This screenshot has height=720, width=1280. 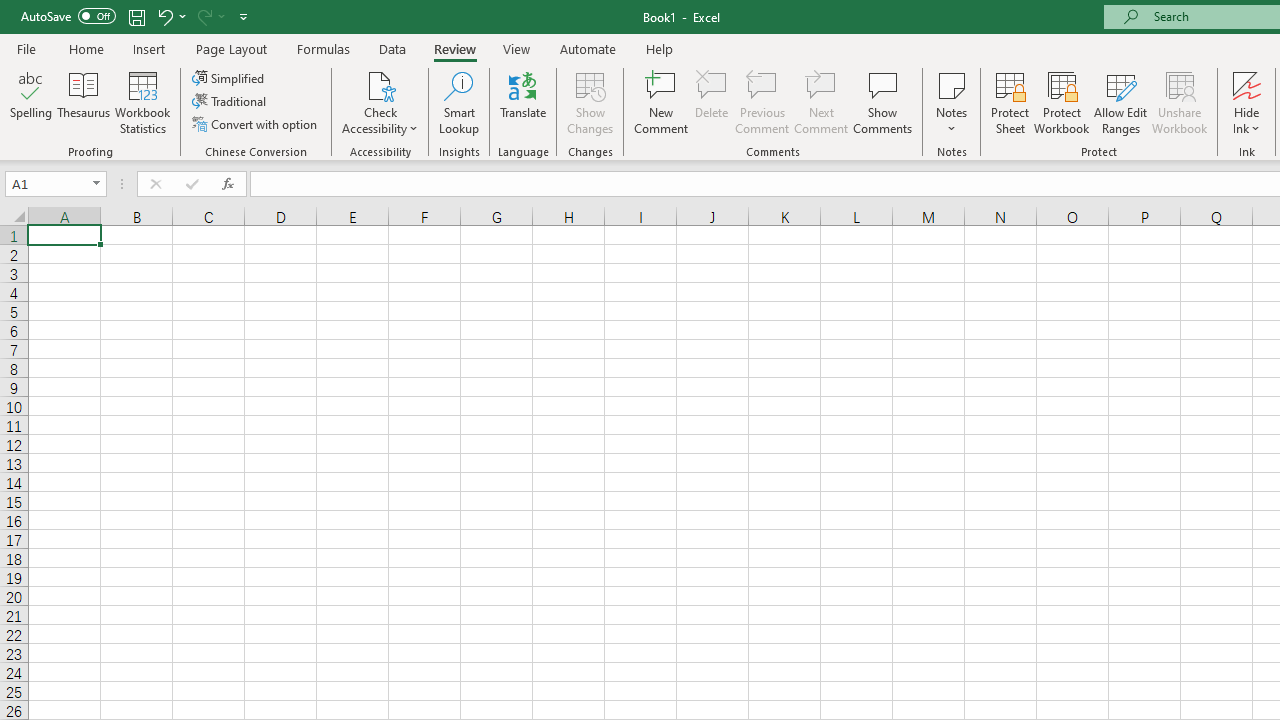 I want to click on 'Show Comments', so click(x=882, y=103).